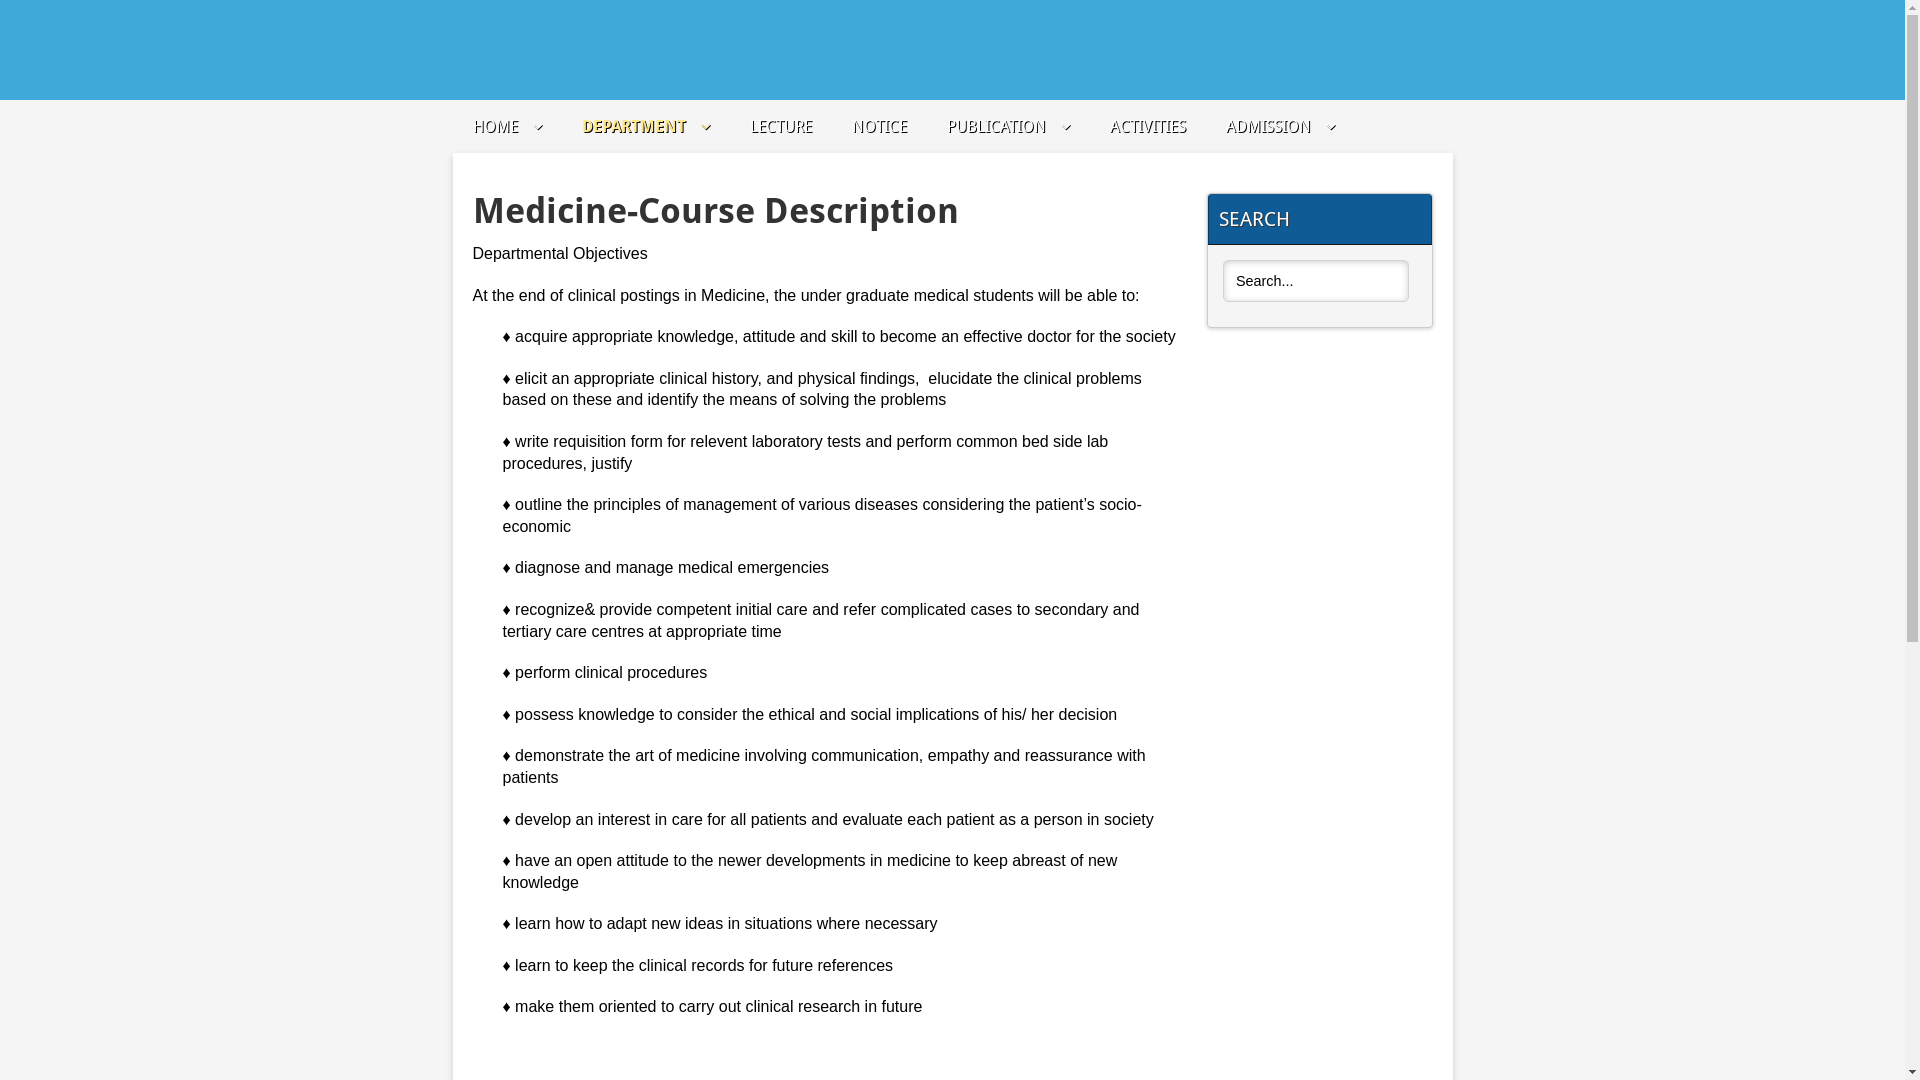 This screenshot has width=1920, height=1080. Describe the element at coordinates (715, 210) in the screenshot. I see `'Medicine-Course Description'` at that location.